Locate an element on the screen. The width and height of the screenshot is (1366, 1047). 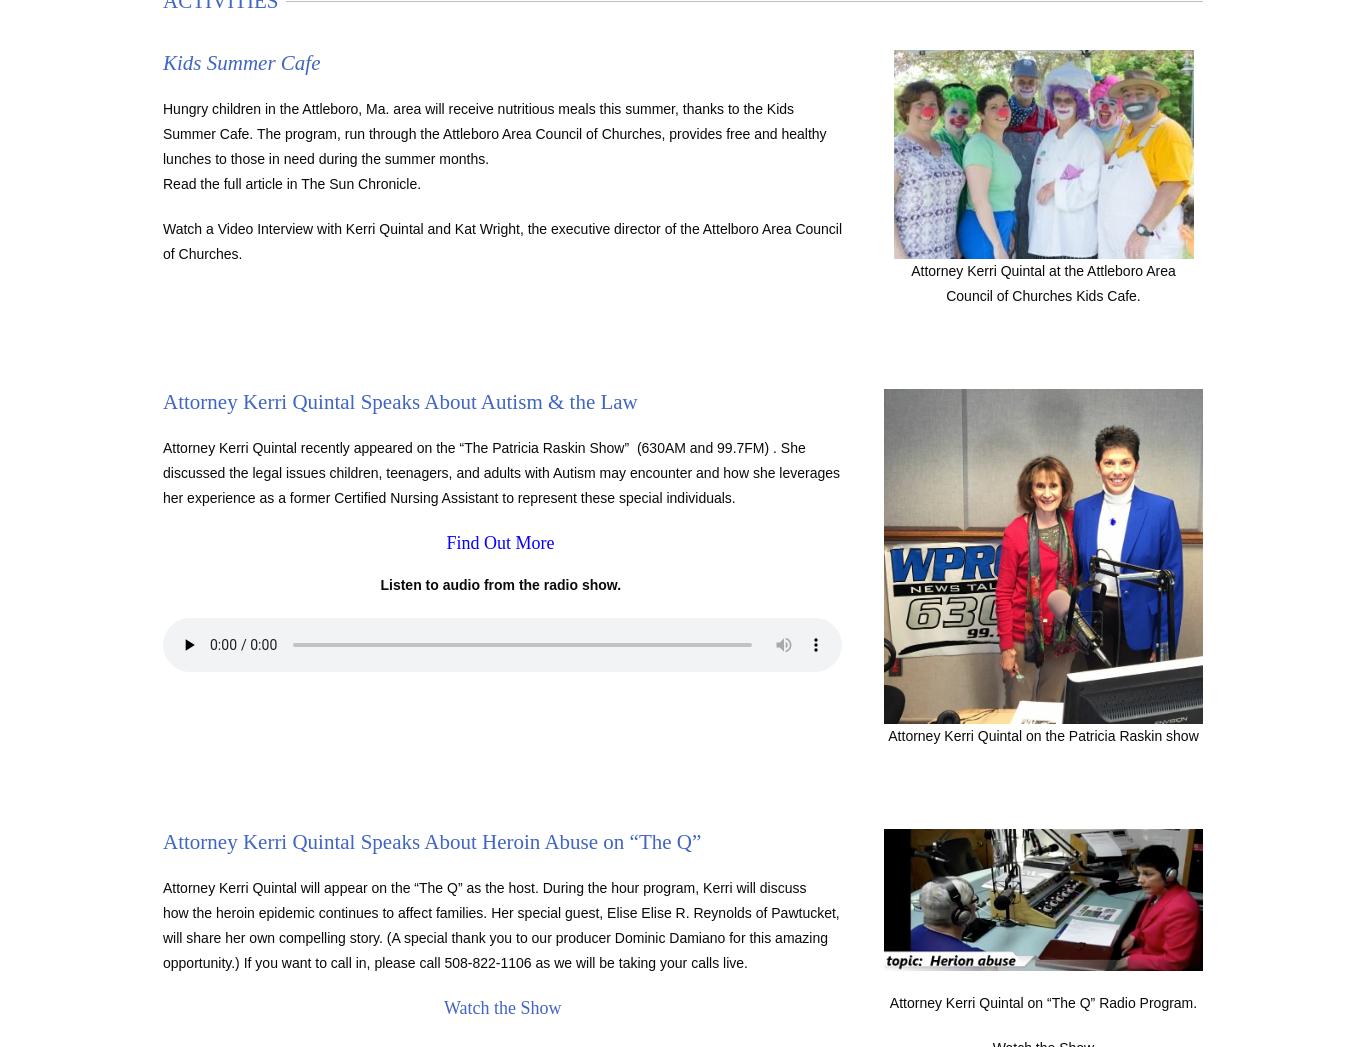
'former Certified Nursing Assistant' is located at coordinates (394, 496).